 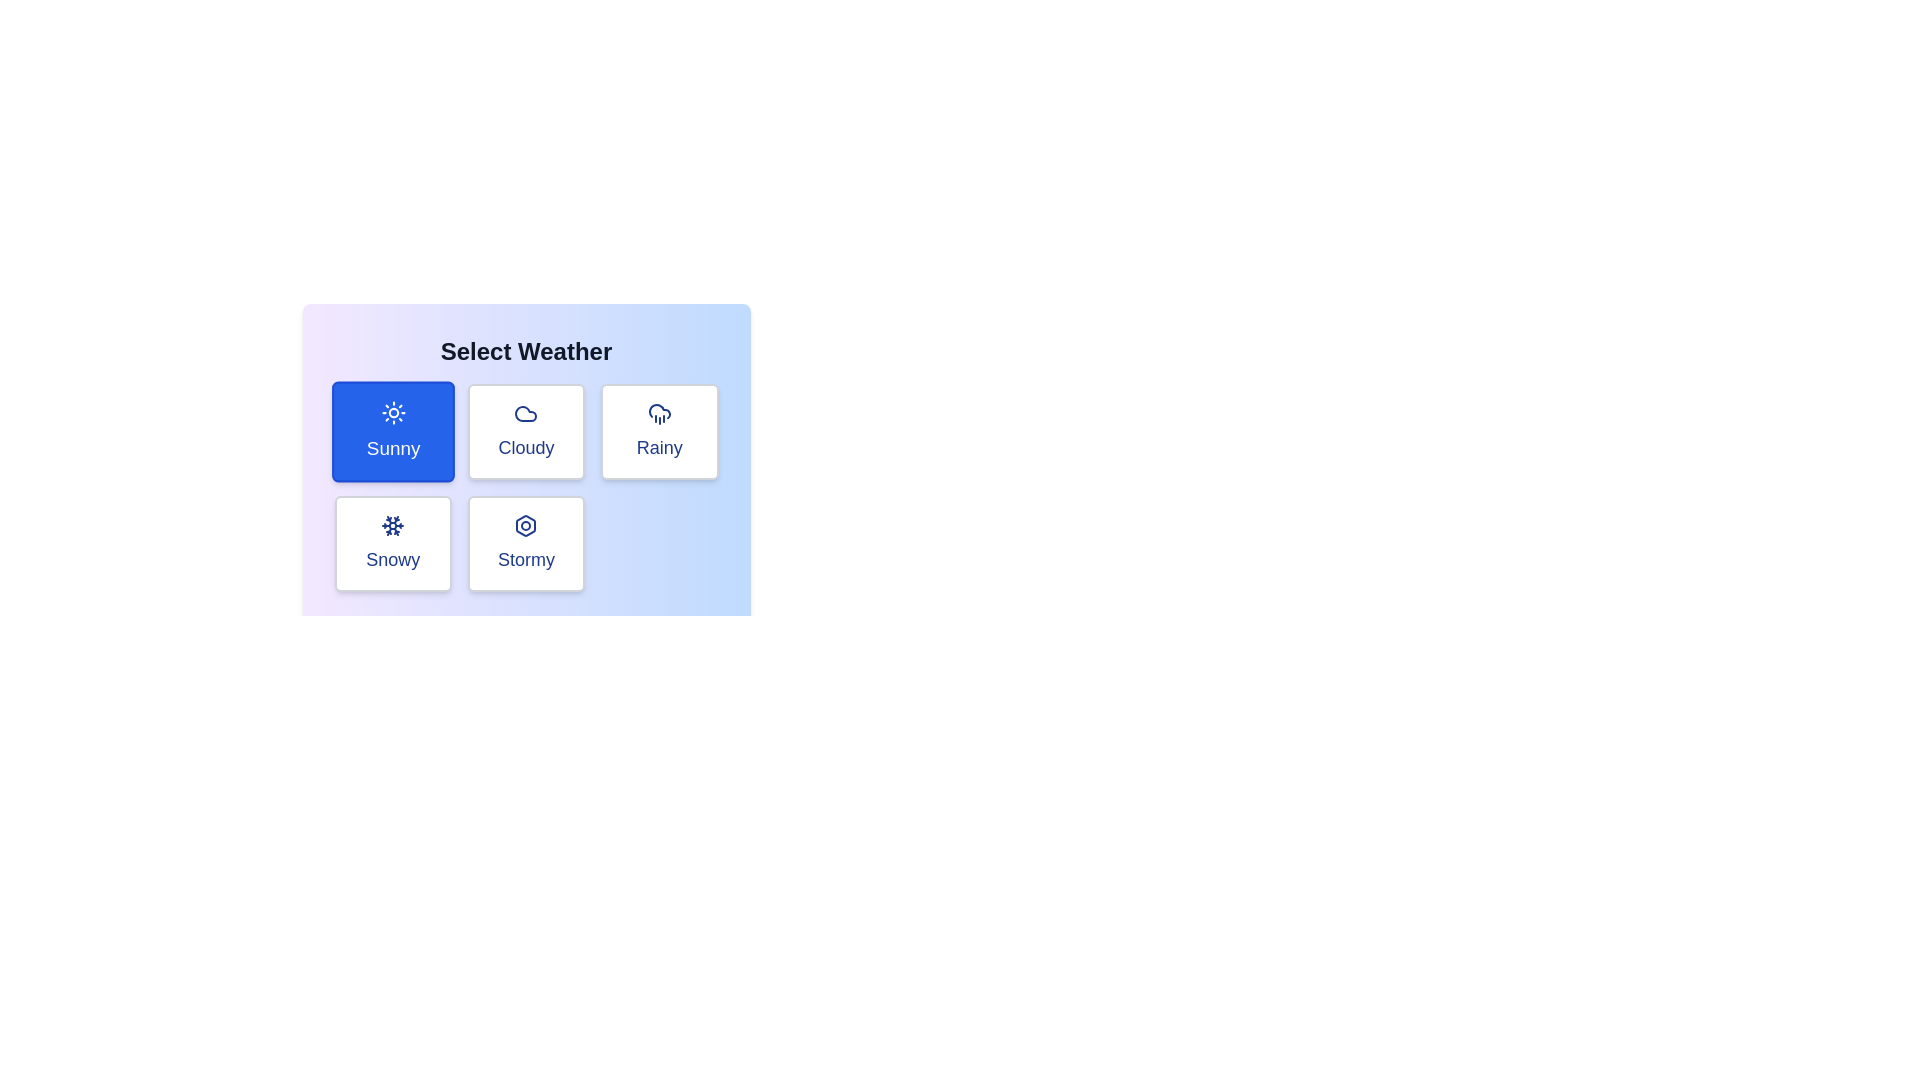 What do you see at coordinates (526, 543) in the screenshot?
I see `the fifth button in the weather options grid` at bounding box center [526, 543].